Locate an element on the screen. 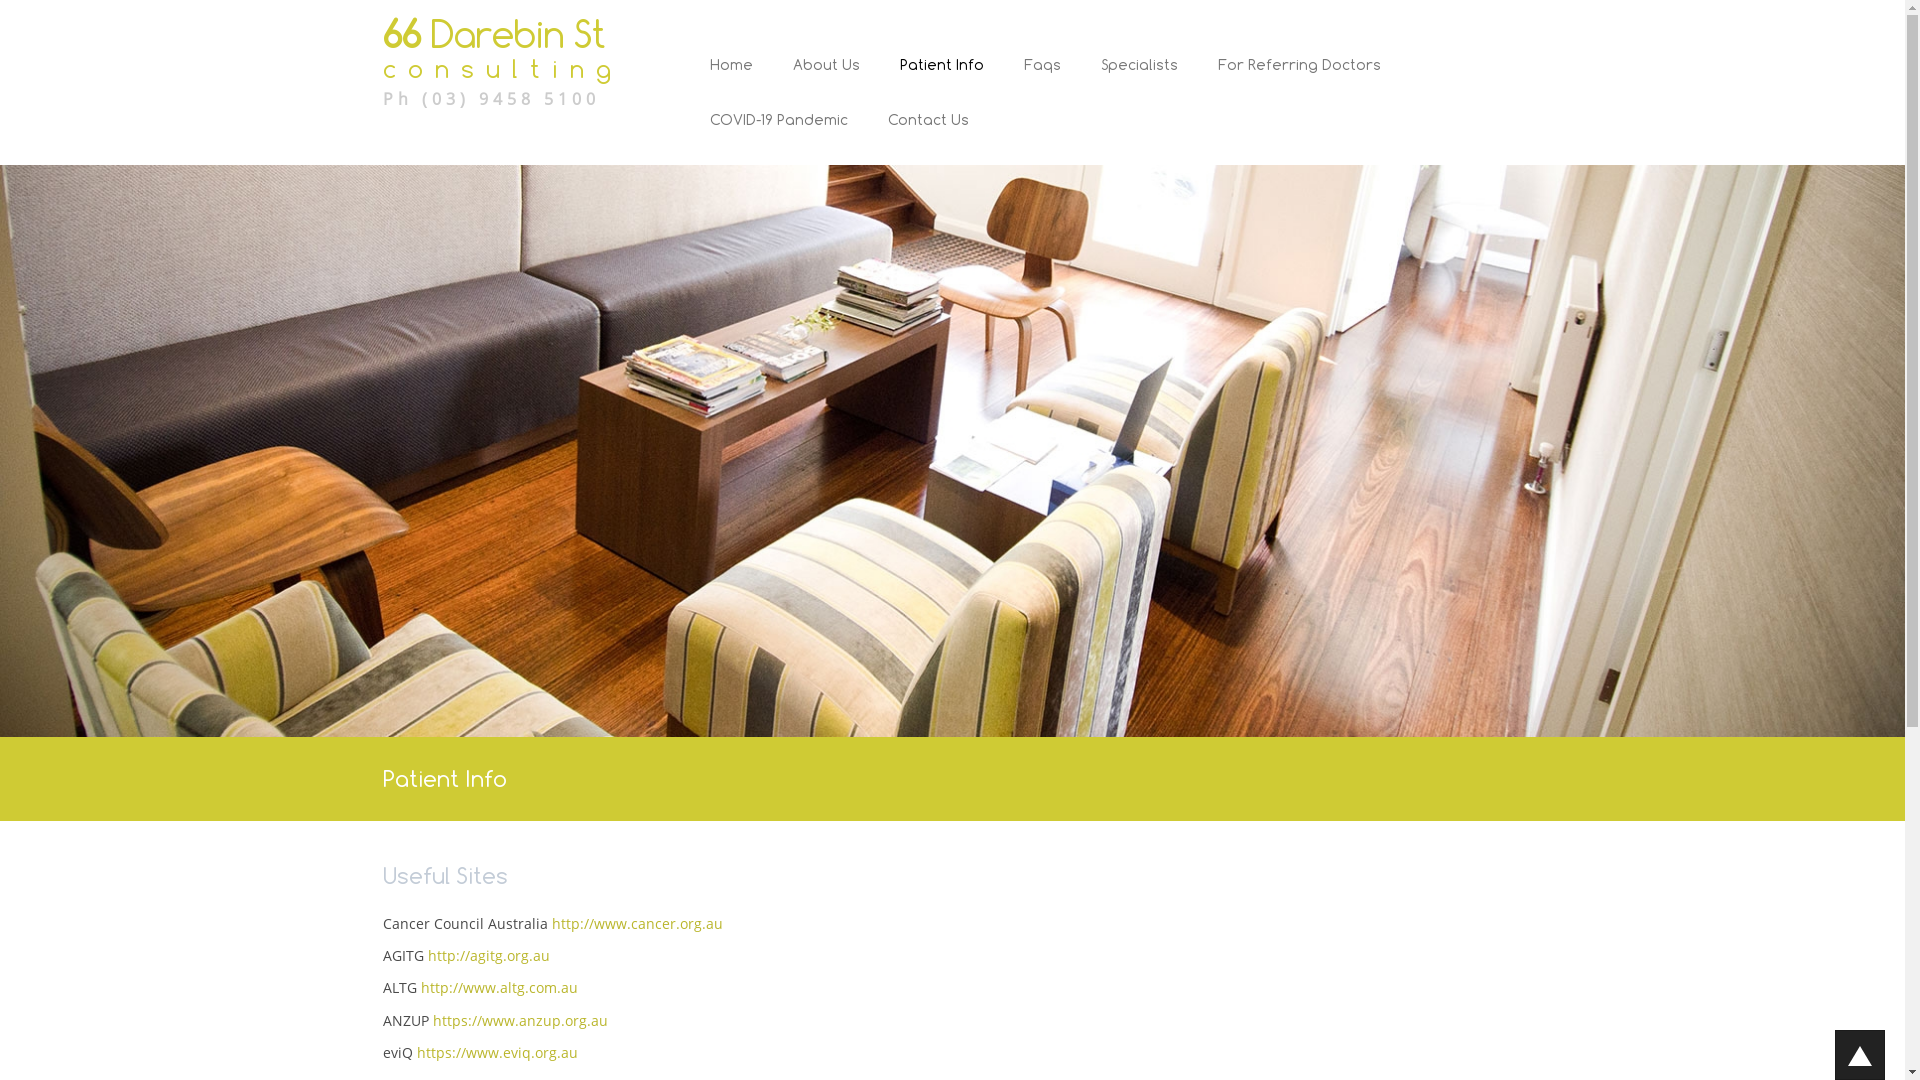  'Home' is located at coordinates (730, 81).